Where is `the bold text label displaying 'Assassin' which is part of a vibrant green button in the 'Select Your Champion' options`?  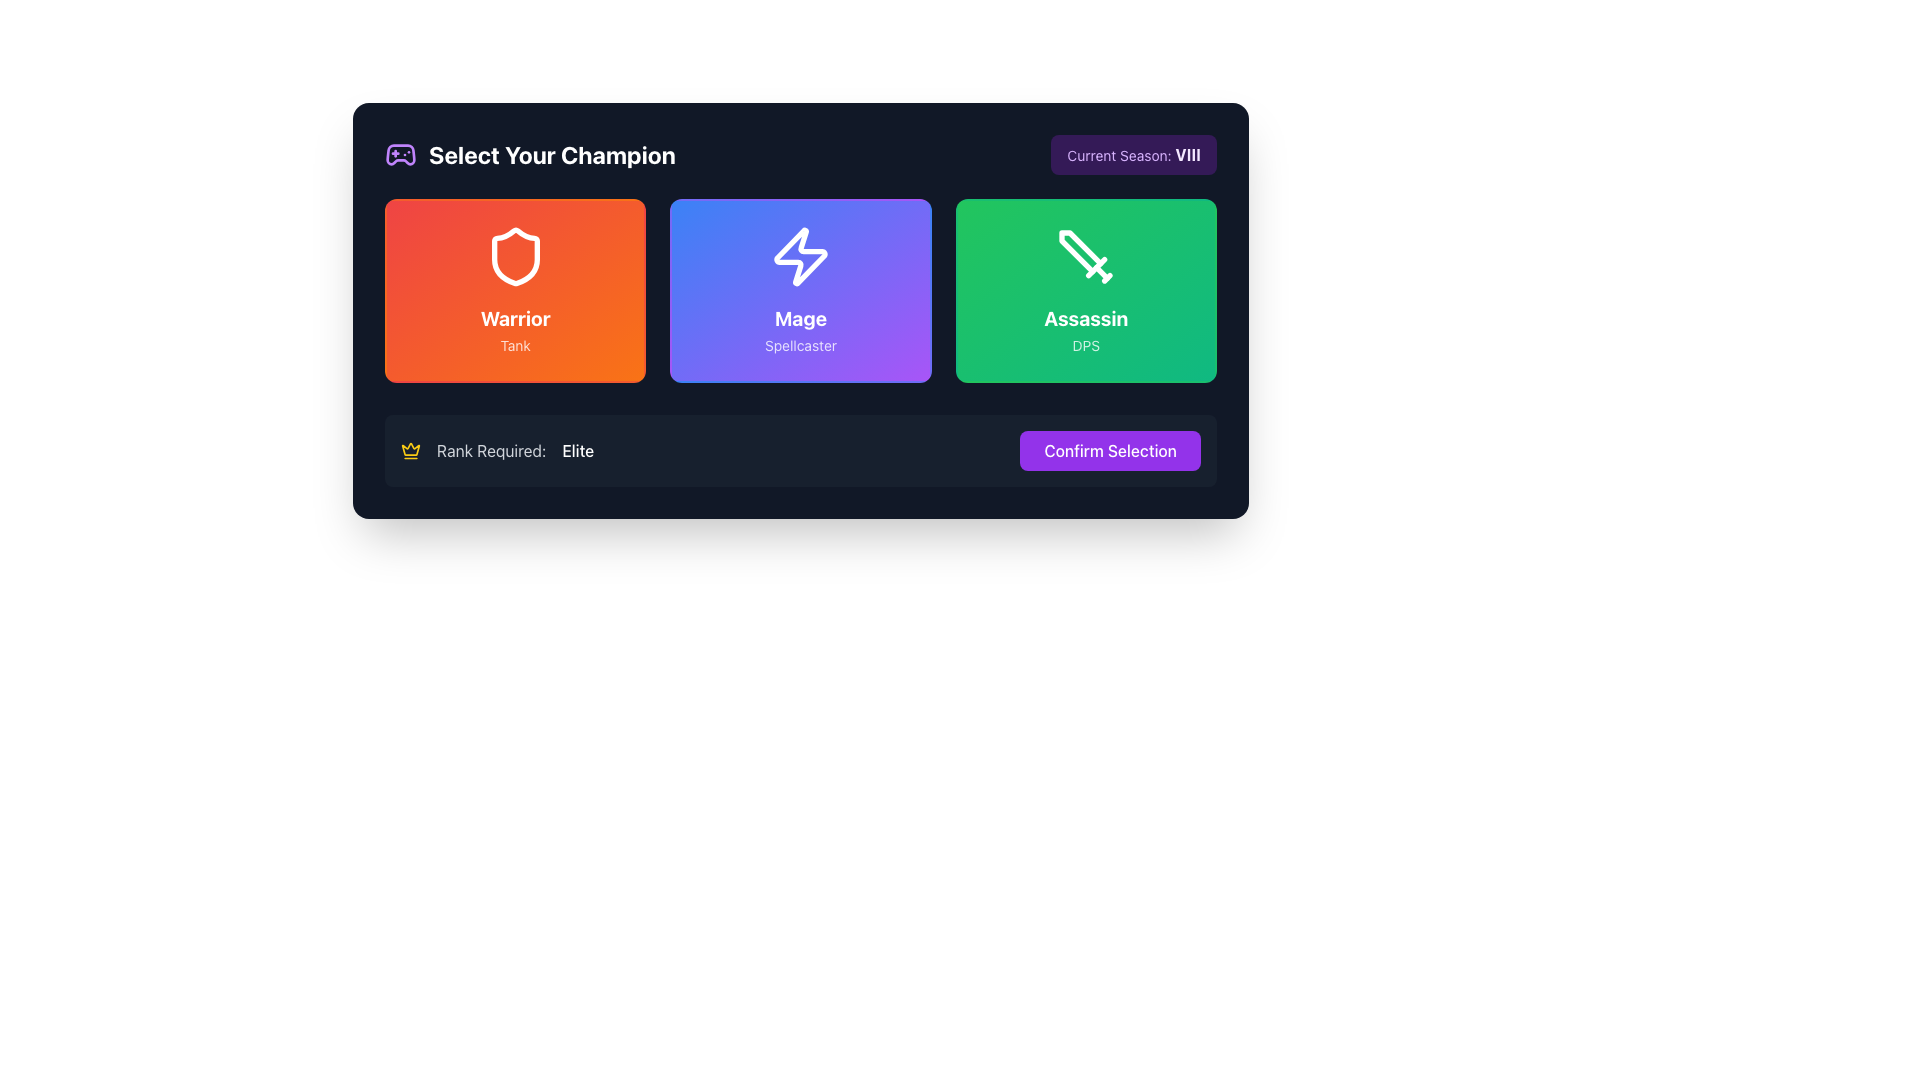 the bold text label displaying 'Assassin' which is part of a vibrant green button in the 'Select Your Champion' options is located at coordinates (1085, 318).